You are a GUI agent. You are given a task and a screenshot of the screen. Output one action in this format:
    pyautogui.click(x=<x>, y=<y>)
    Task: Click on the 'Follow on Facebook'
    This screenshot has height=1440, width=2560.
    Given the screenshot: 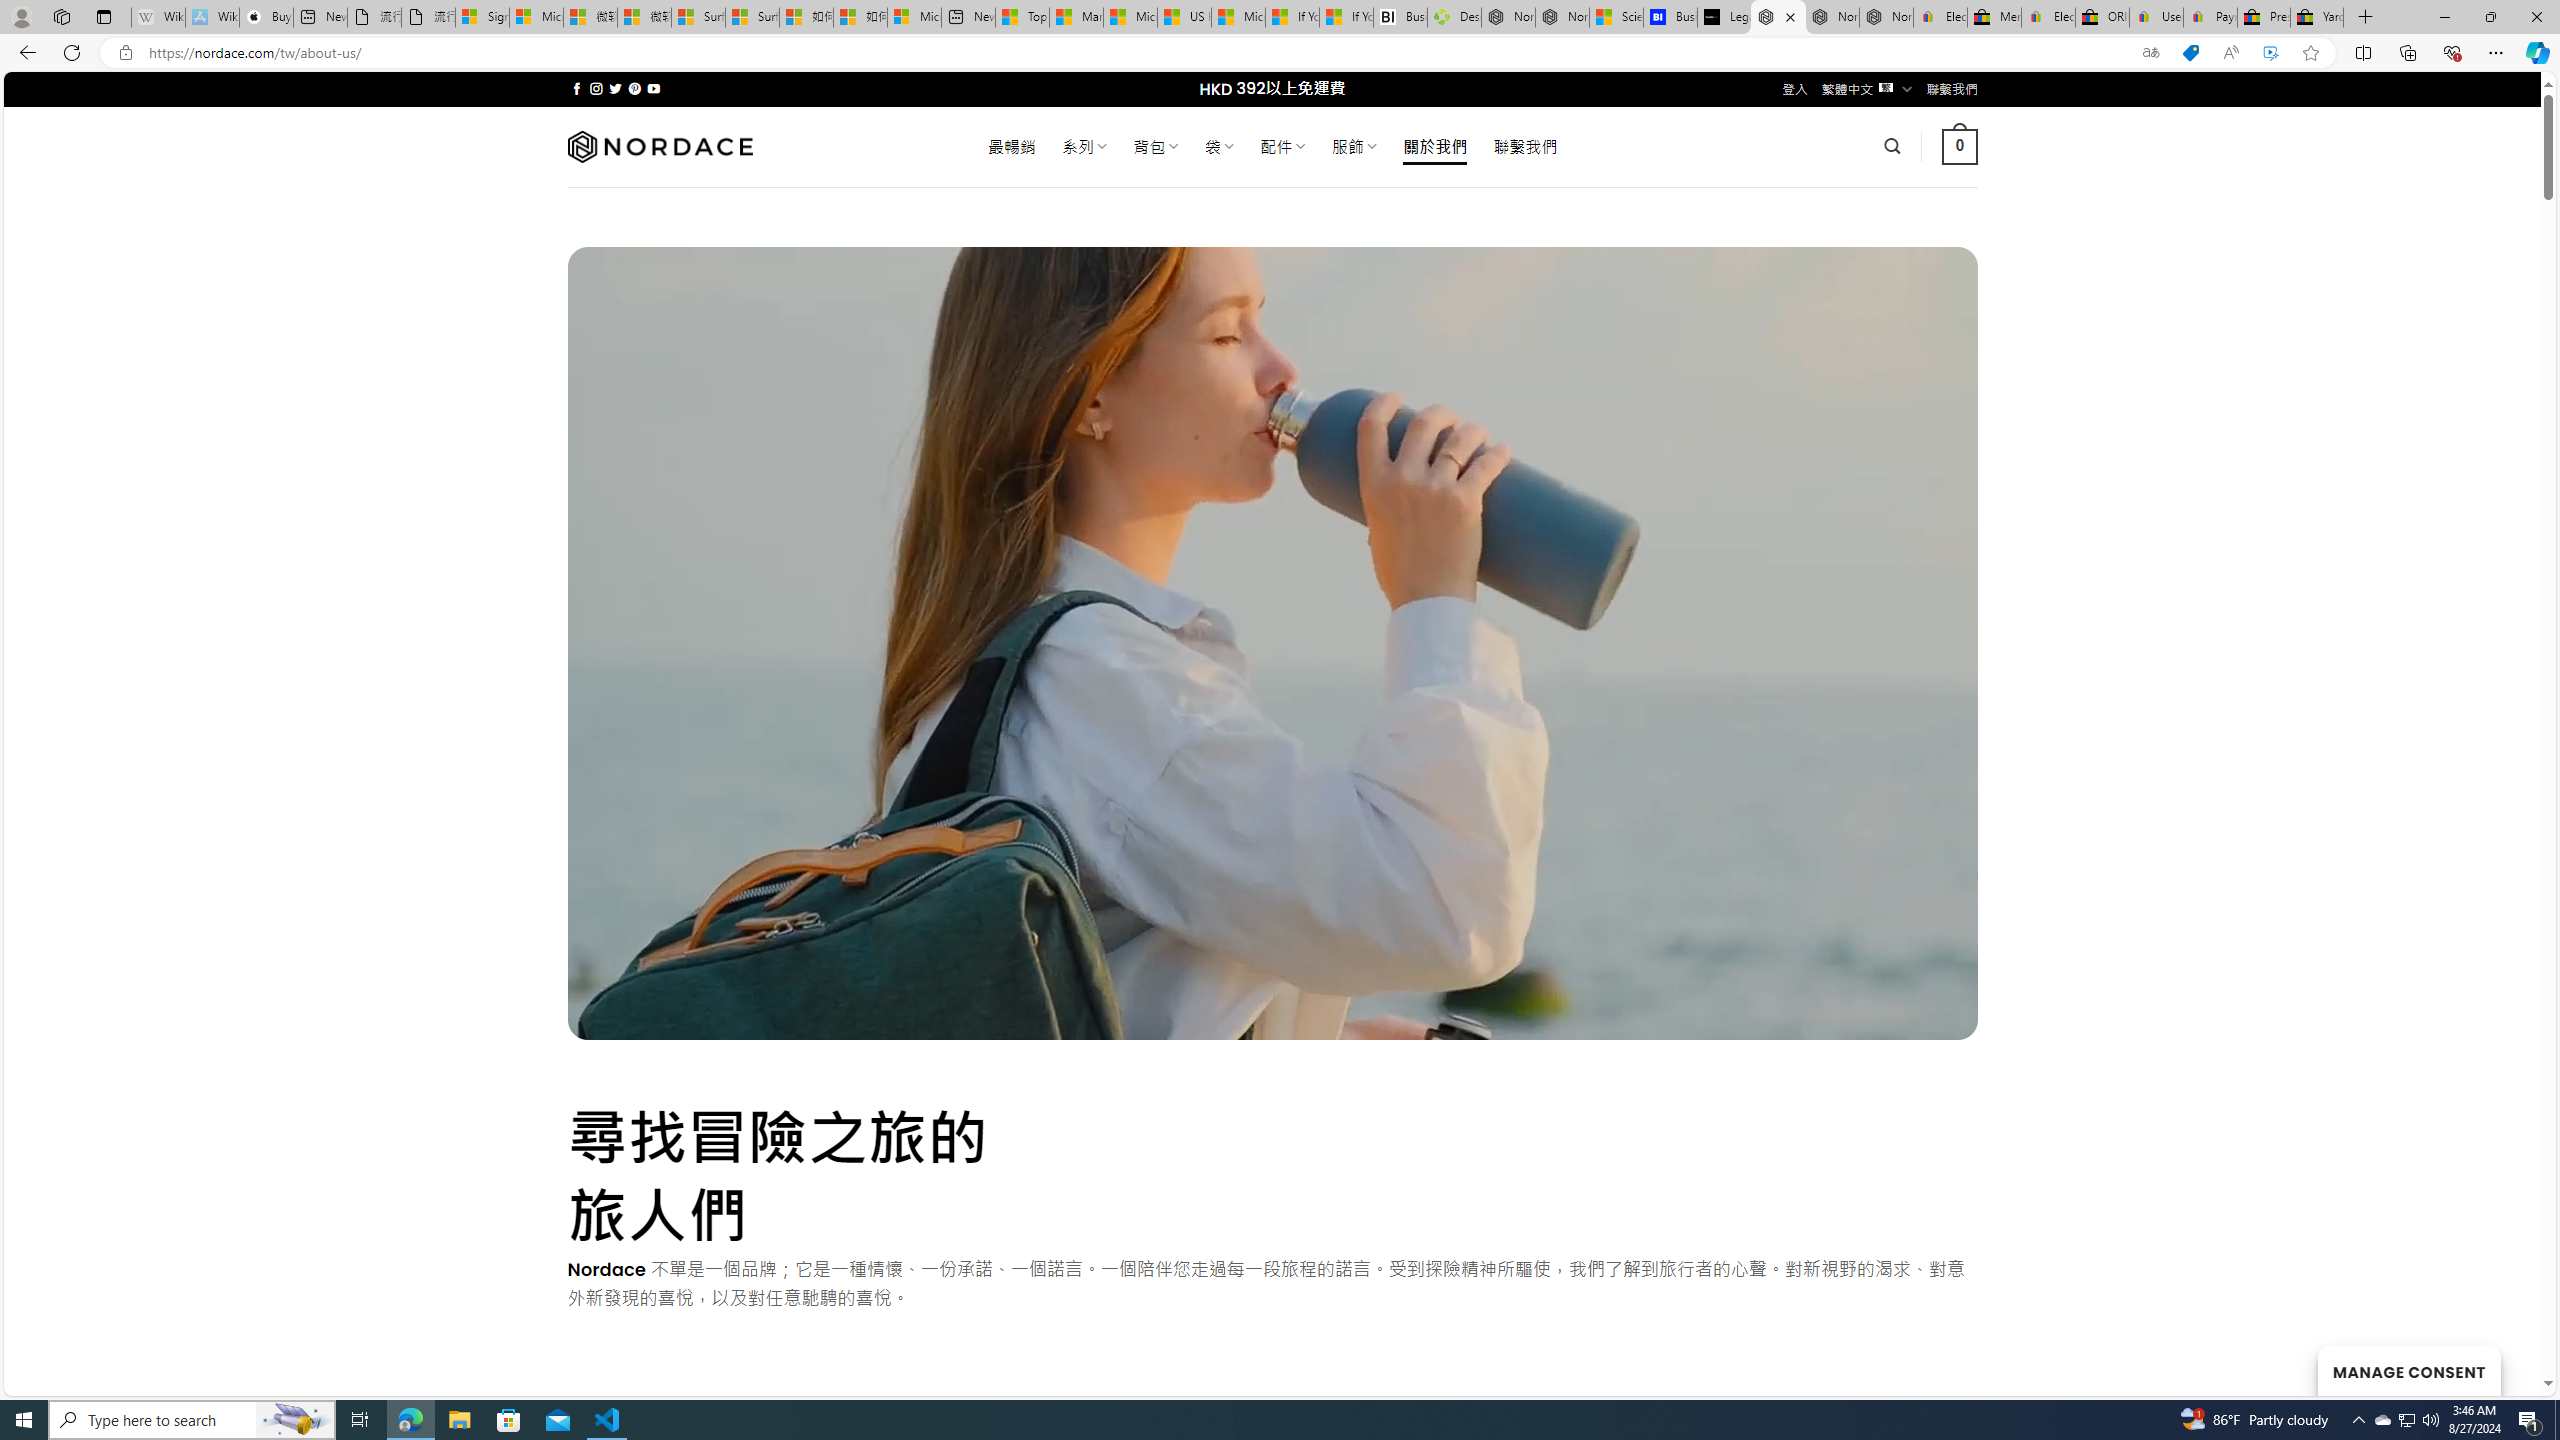 What is the action you would take?
    pyautogui.click(x=576, y=88)
    